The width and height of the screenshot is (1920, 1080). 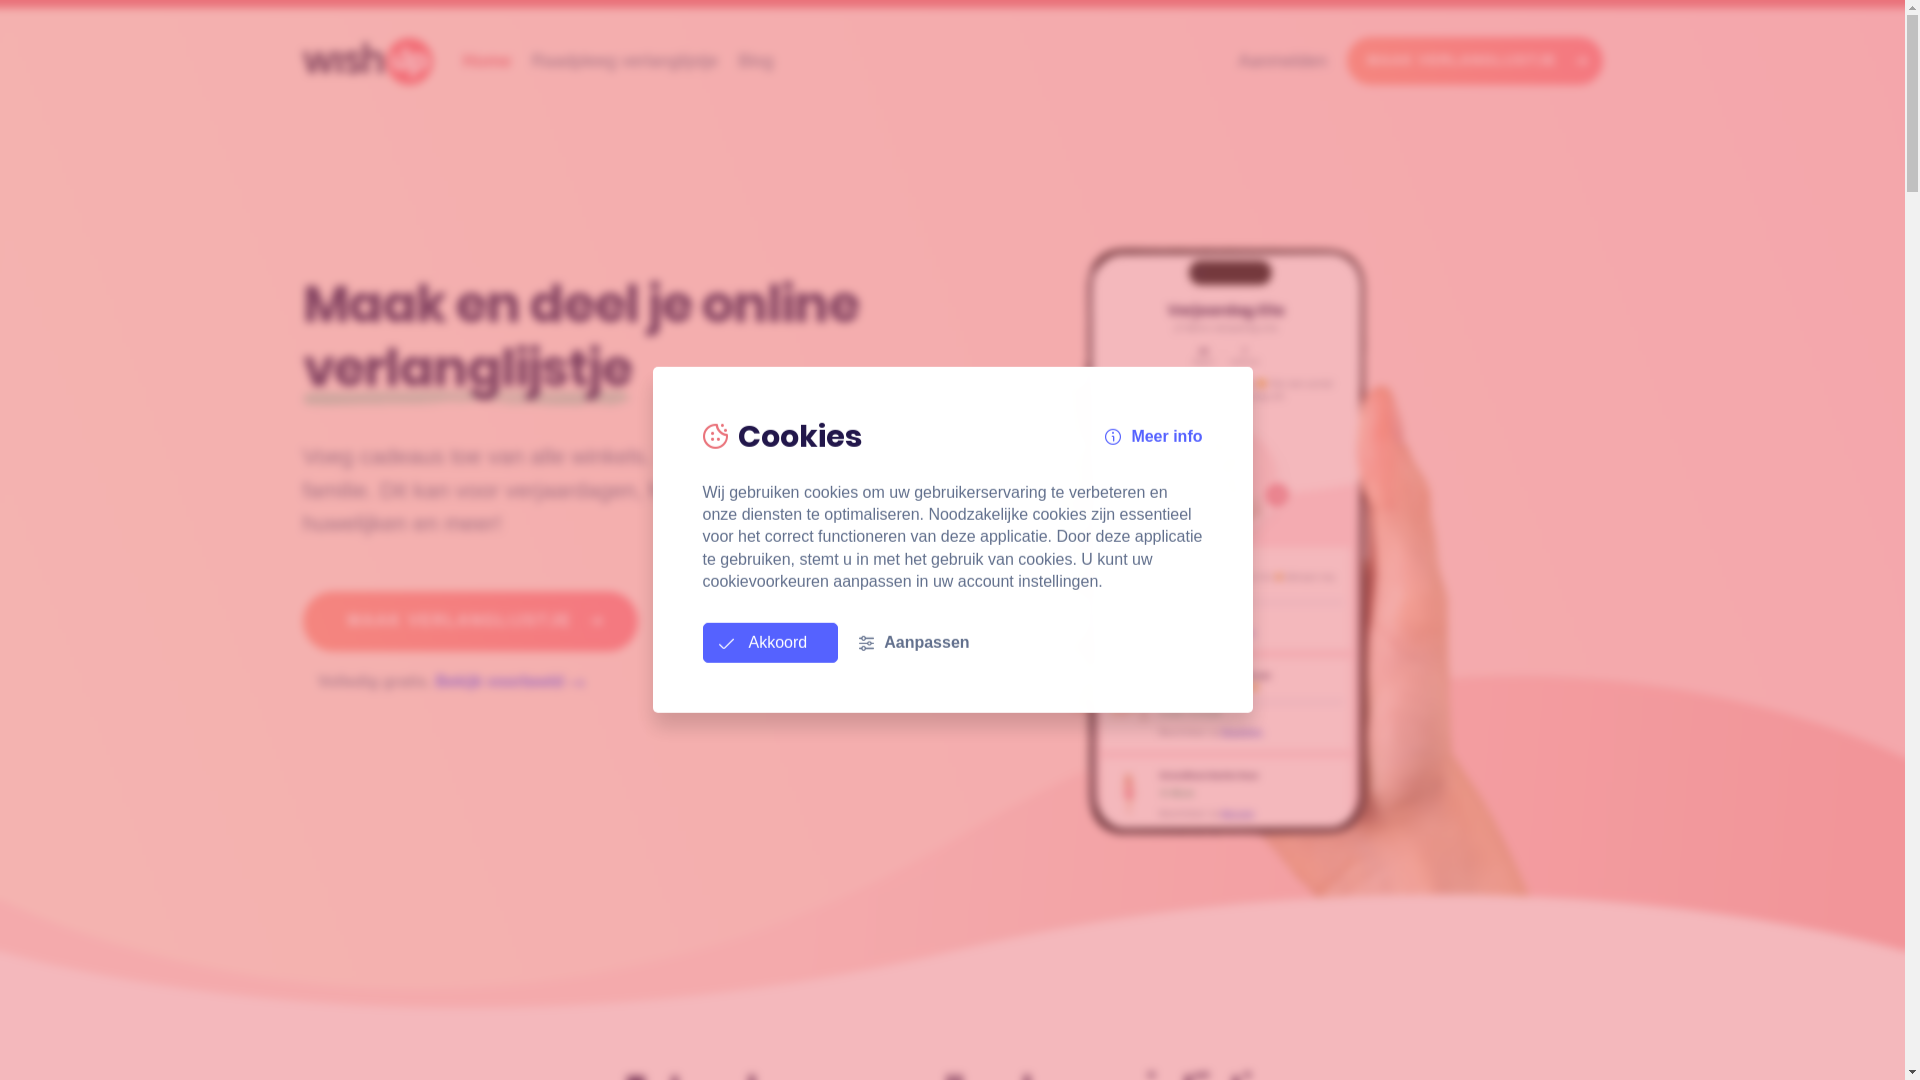 What do you see at coordinates (737, 60) in the screenshot?
I see `'Blog'` at bounding box center [737, 60].